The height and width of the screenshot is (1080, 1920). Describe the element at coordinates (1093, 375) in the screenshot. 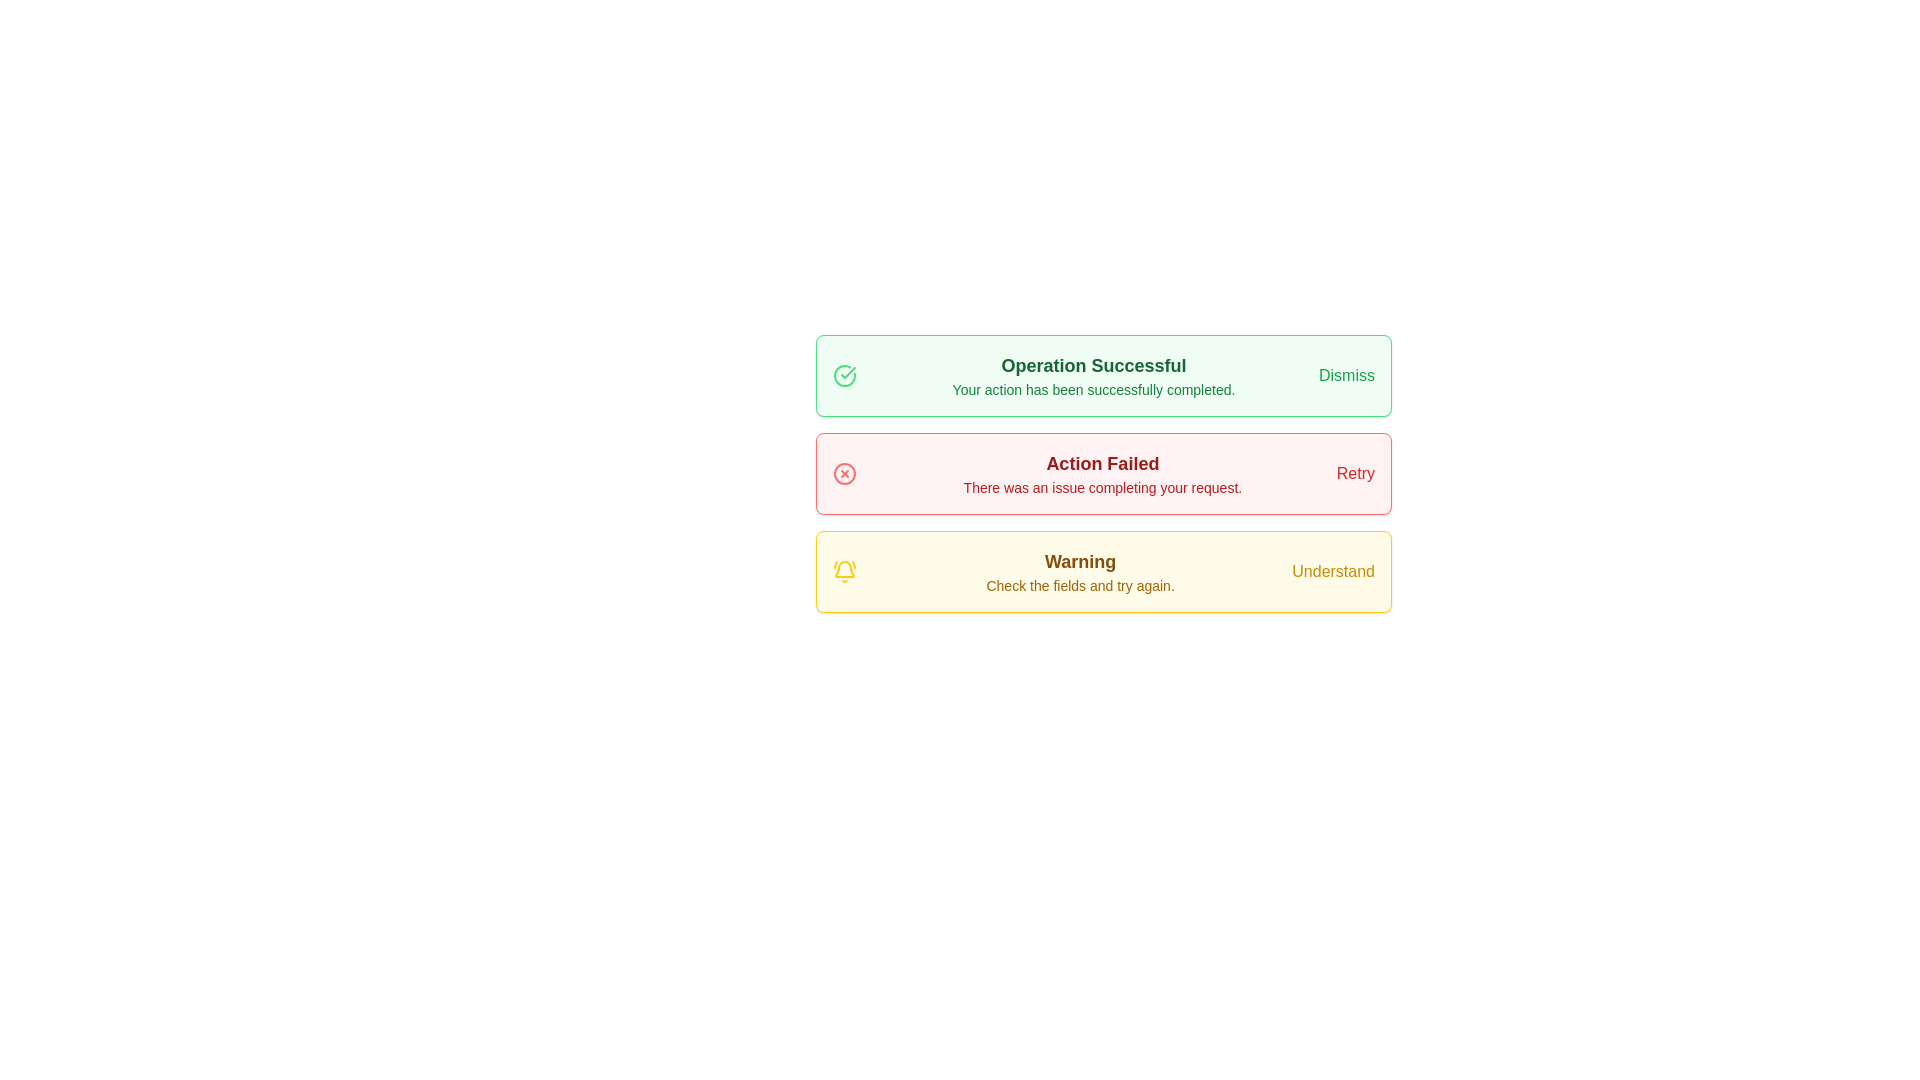

I see `status notification message confirming the successful operation, which is located within the green banner at the top of the list of similar status banners` at that location.